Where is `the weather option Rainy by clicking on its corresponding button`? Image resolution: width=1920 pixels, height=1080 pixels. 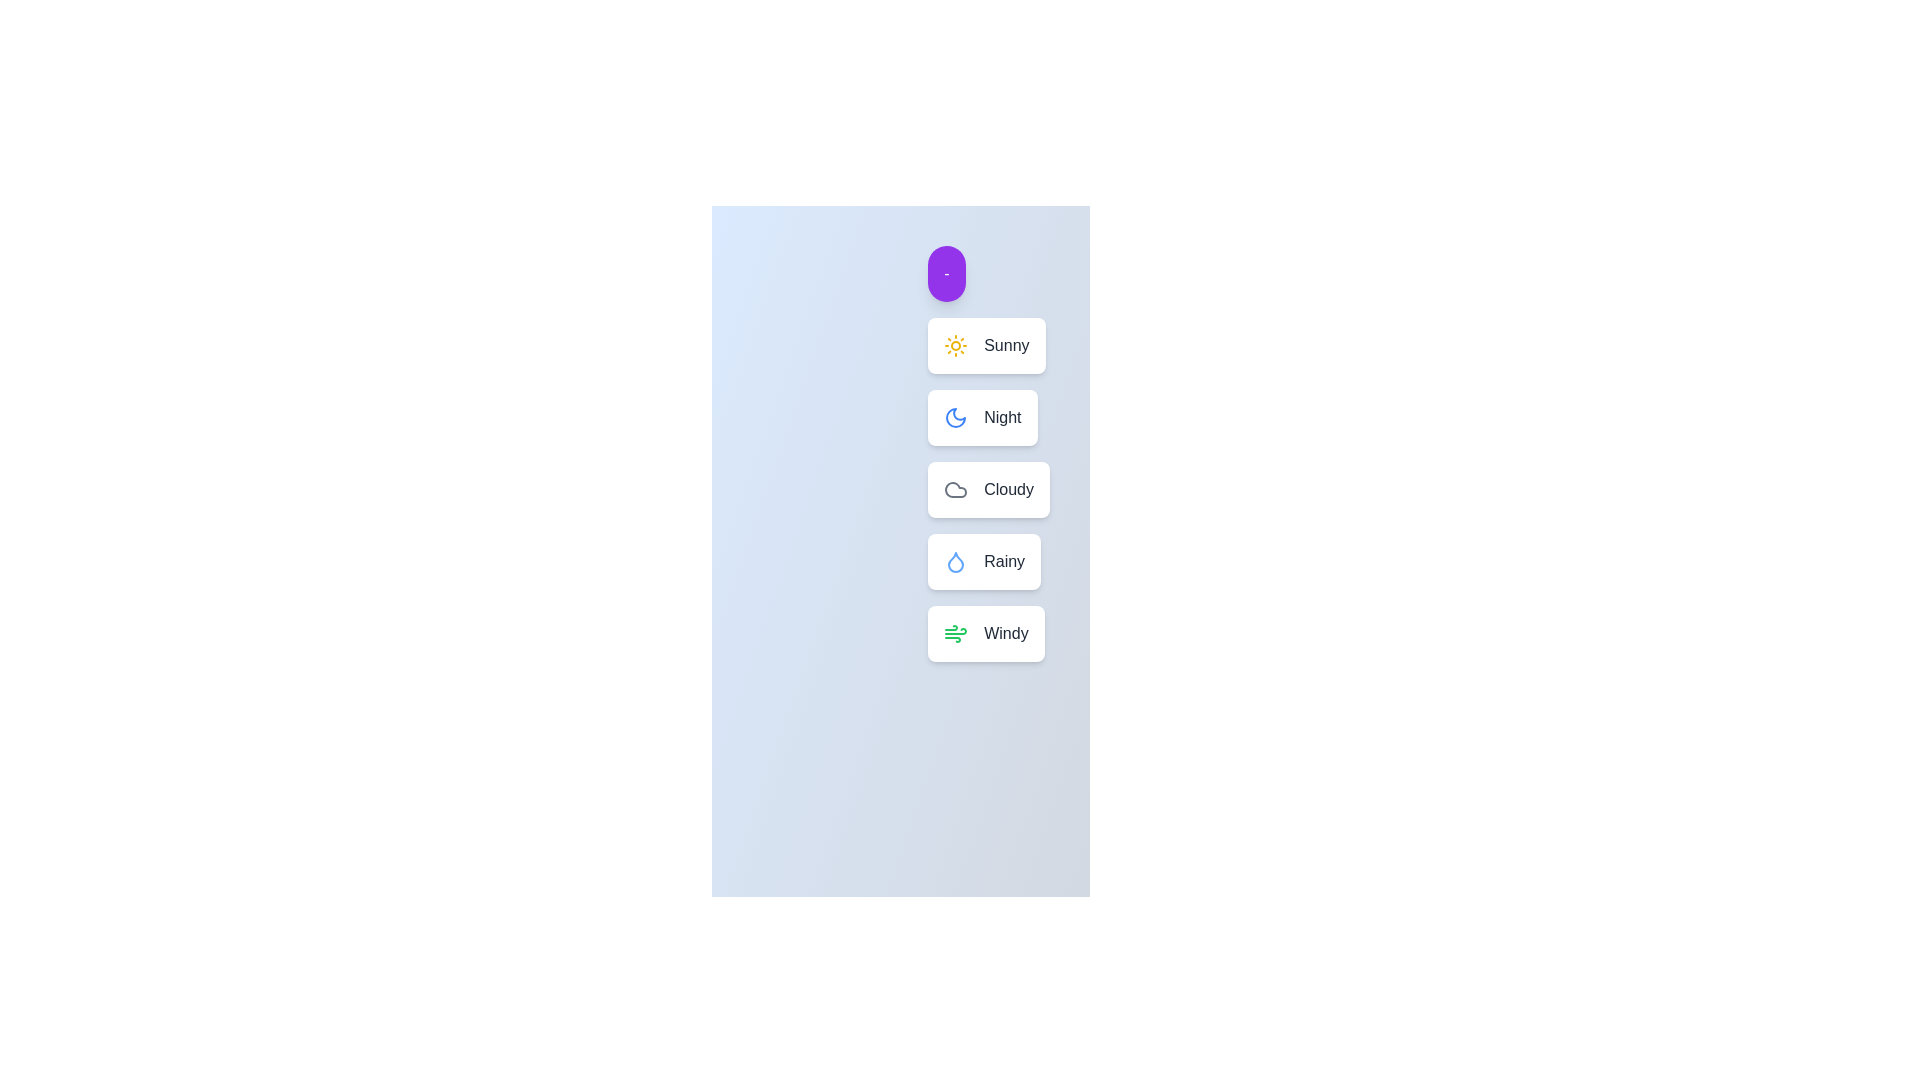 the weather option Rainy by clicking on its corresponding button is located at coordinates (984, 562).